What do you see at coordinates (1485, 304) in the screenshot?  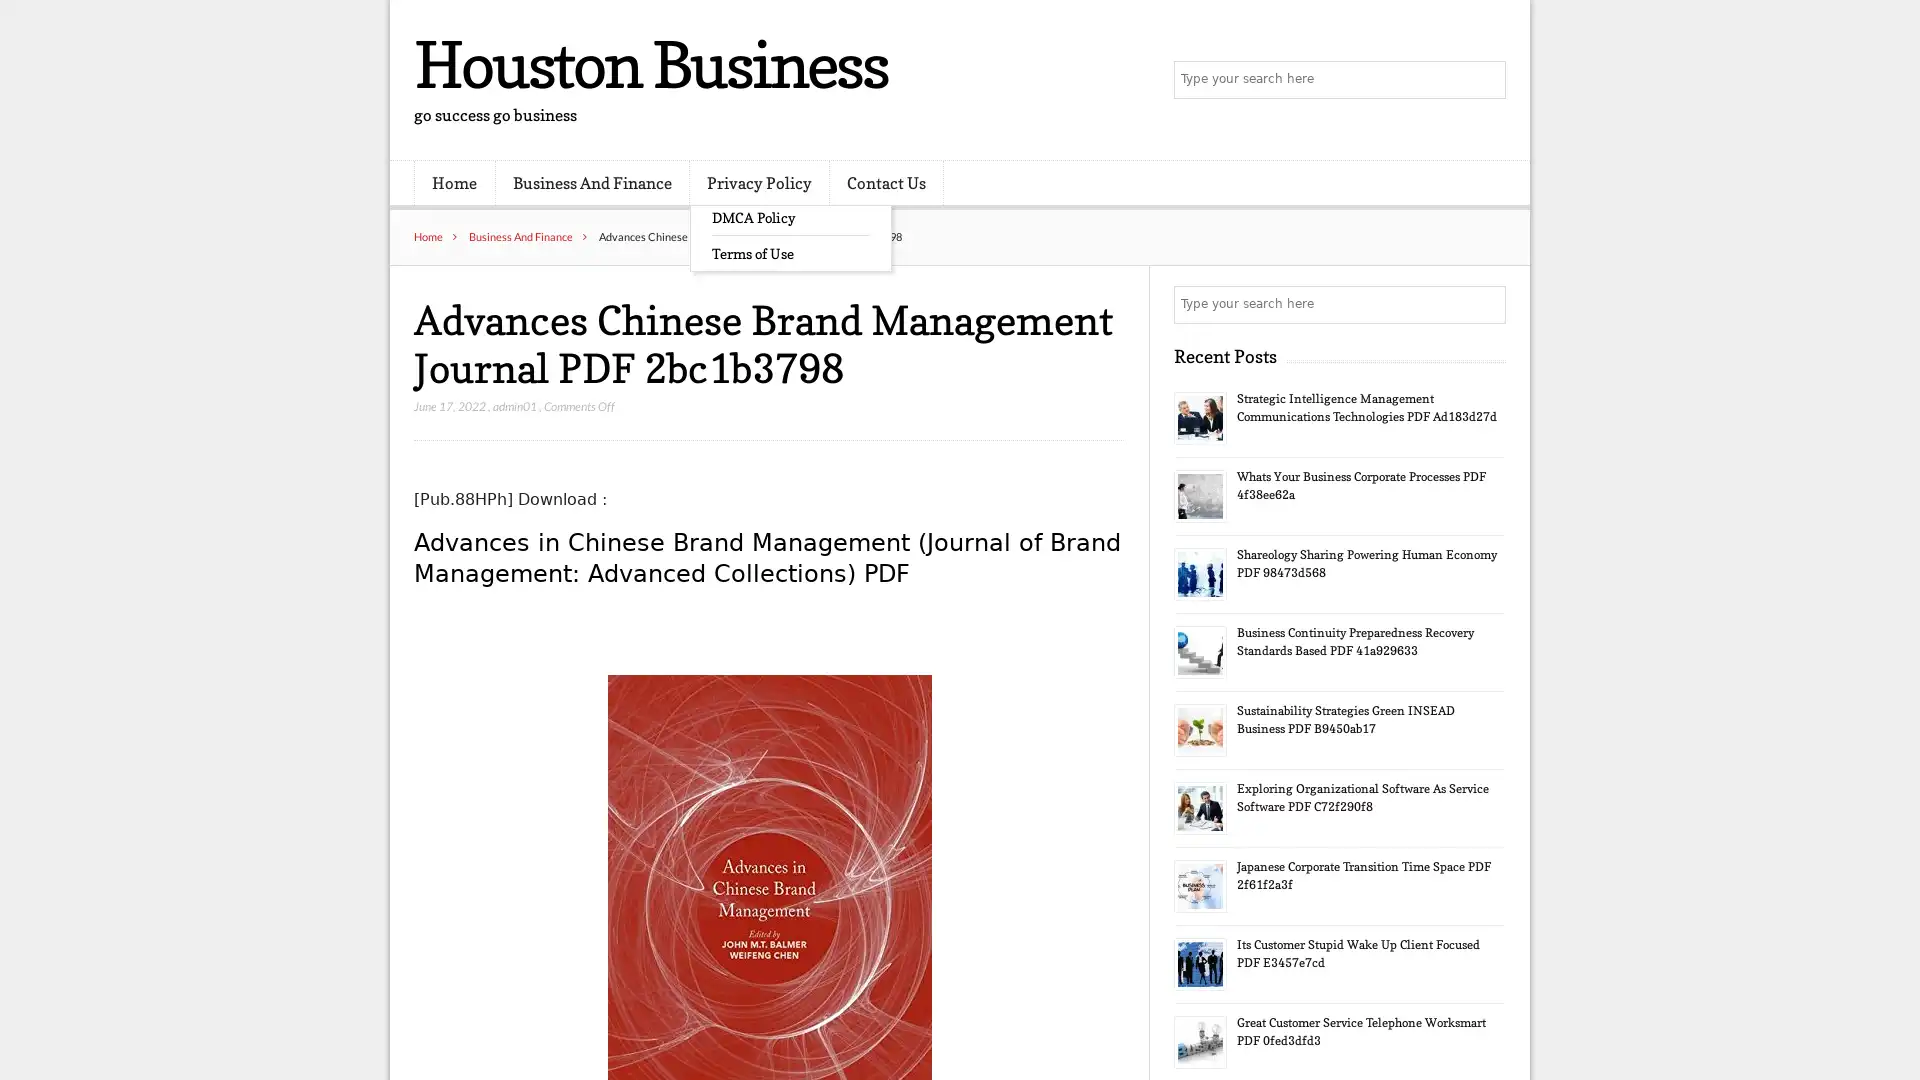 I see `Search` at bounding box center [1485, 304].